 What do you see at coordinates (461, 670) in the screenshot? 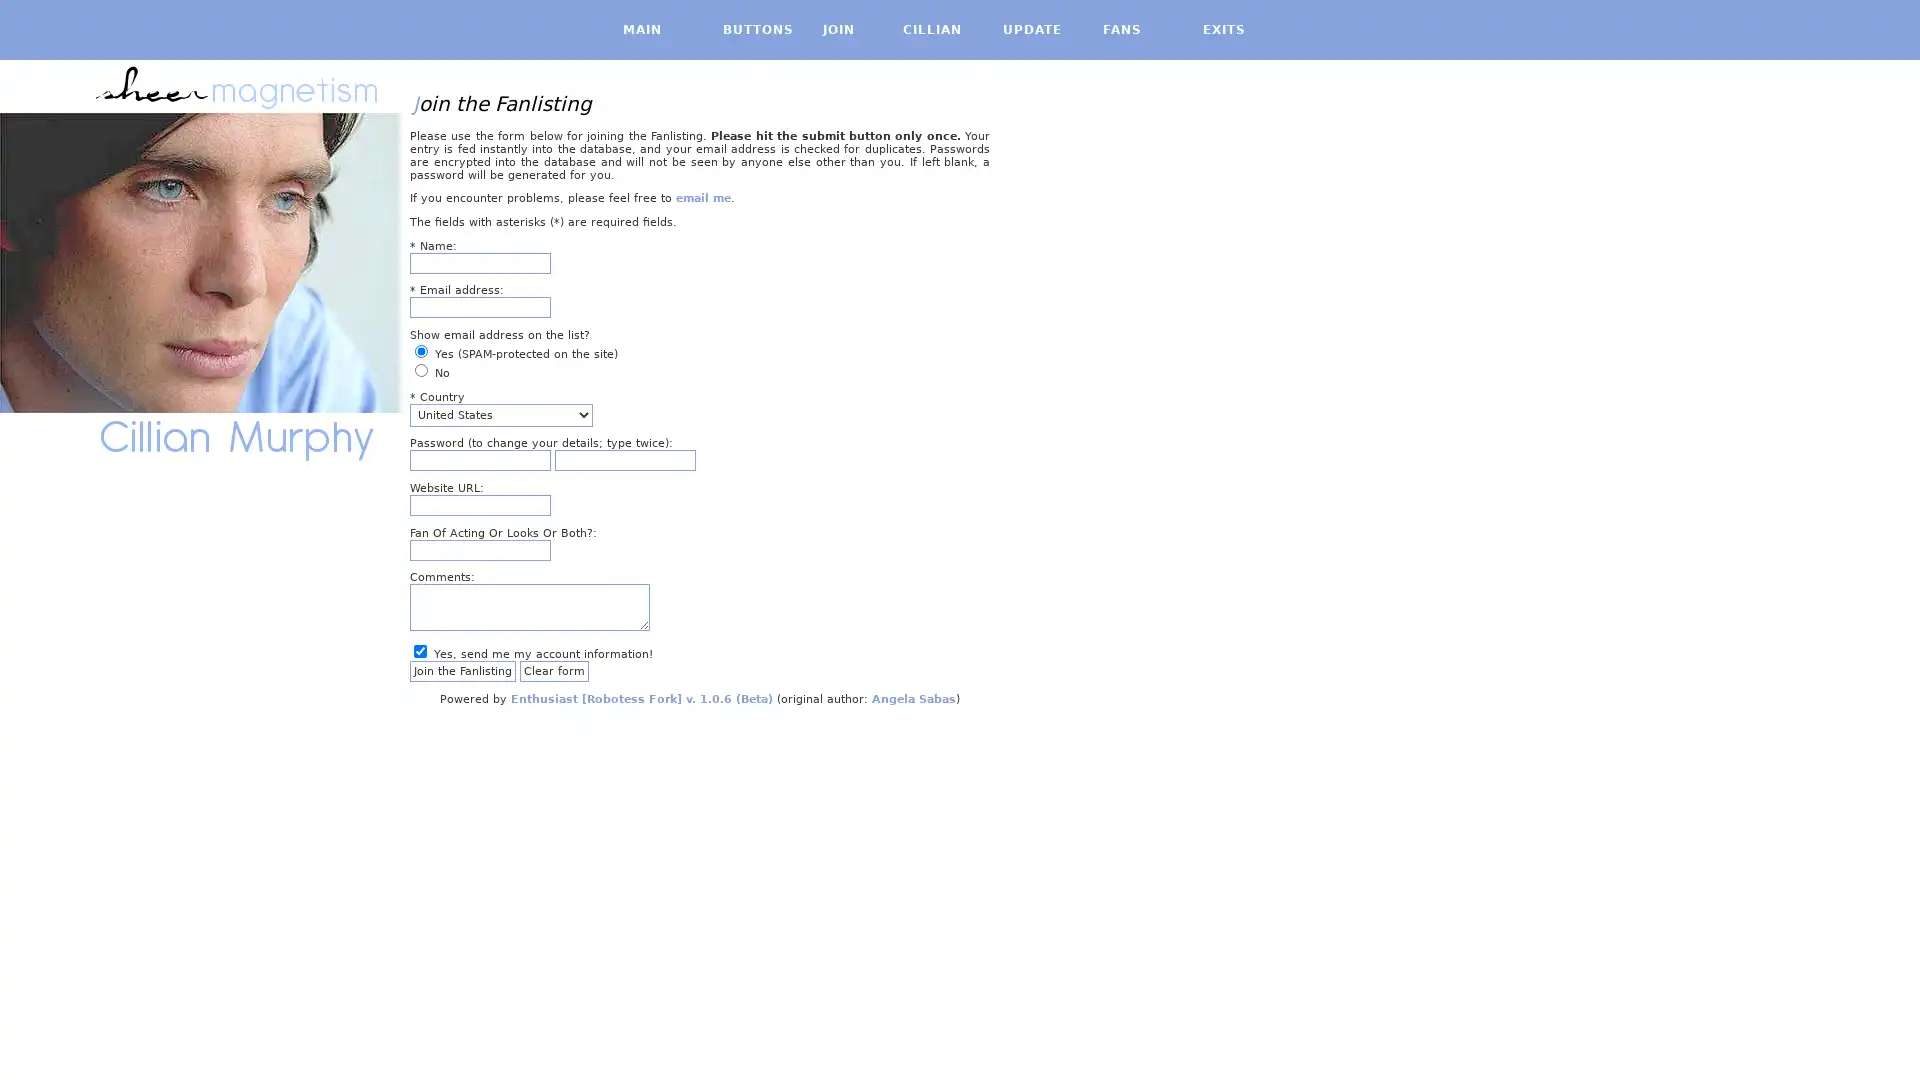
I see `Join the Fanlisting` at bounding box center [461, 670].